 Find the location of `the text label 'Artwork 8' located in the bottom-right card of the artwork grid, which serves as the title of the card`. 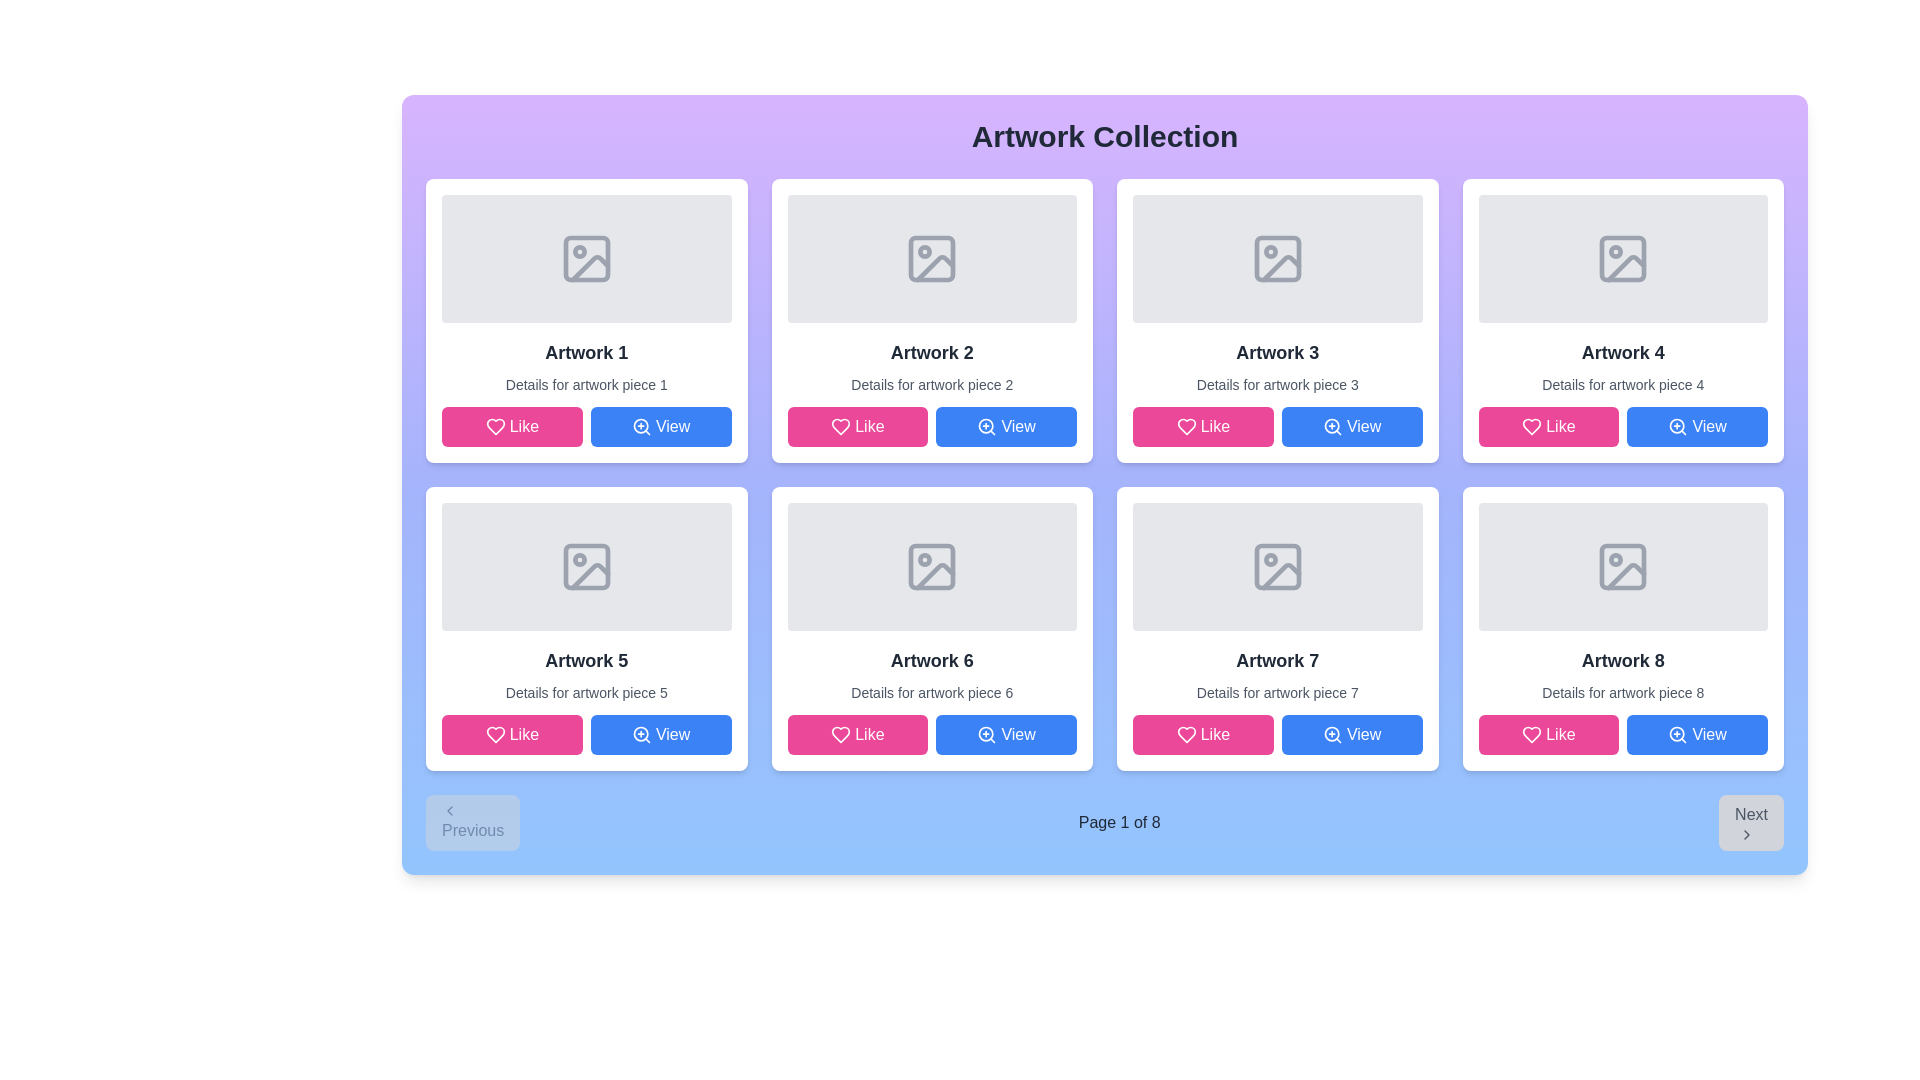

the text label 'Artwork 8' located in the bottom-right card of the artwork grid, which serves as the title of the card is located at coordinates (1623, 660).